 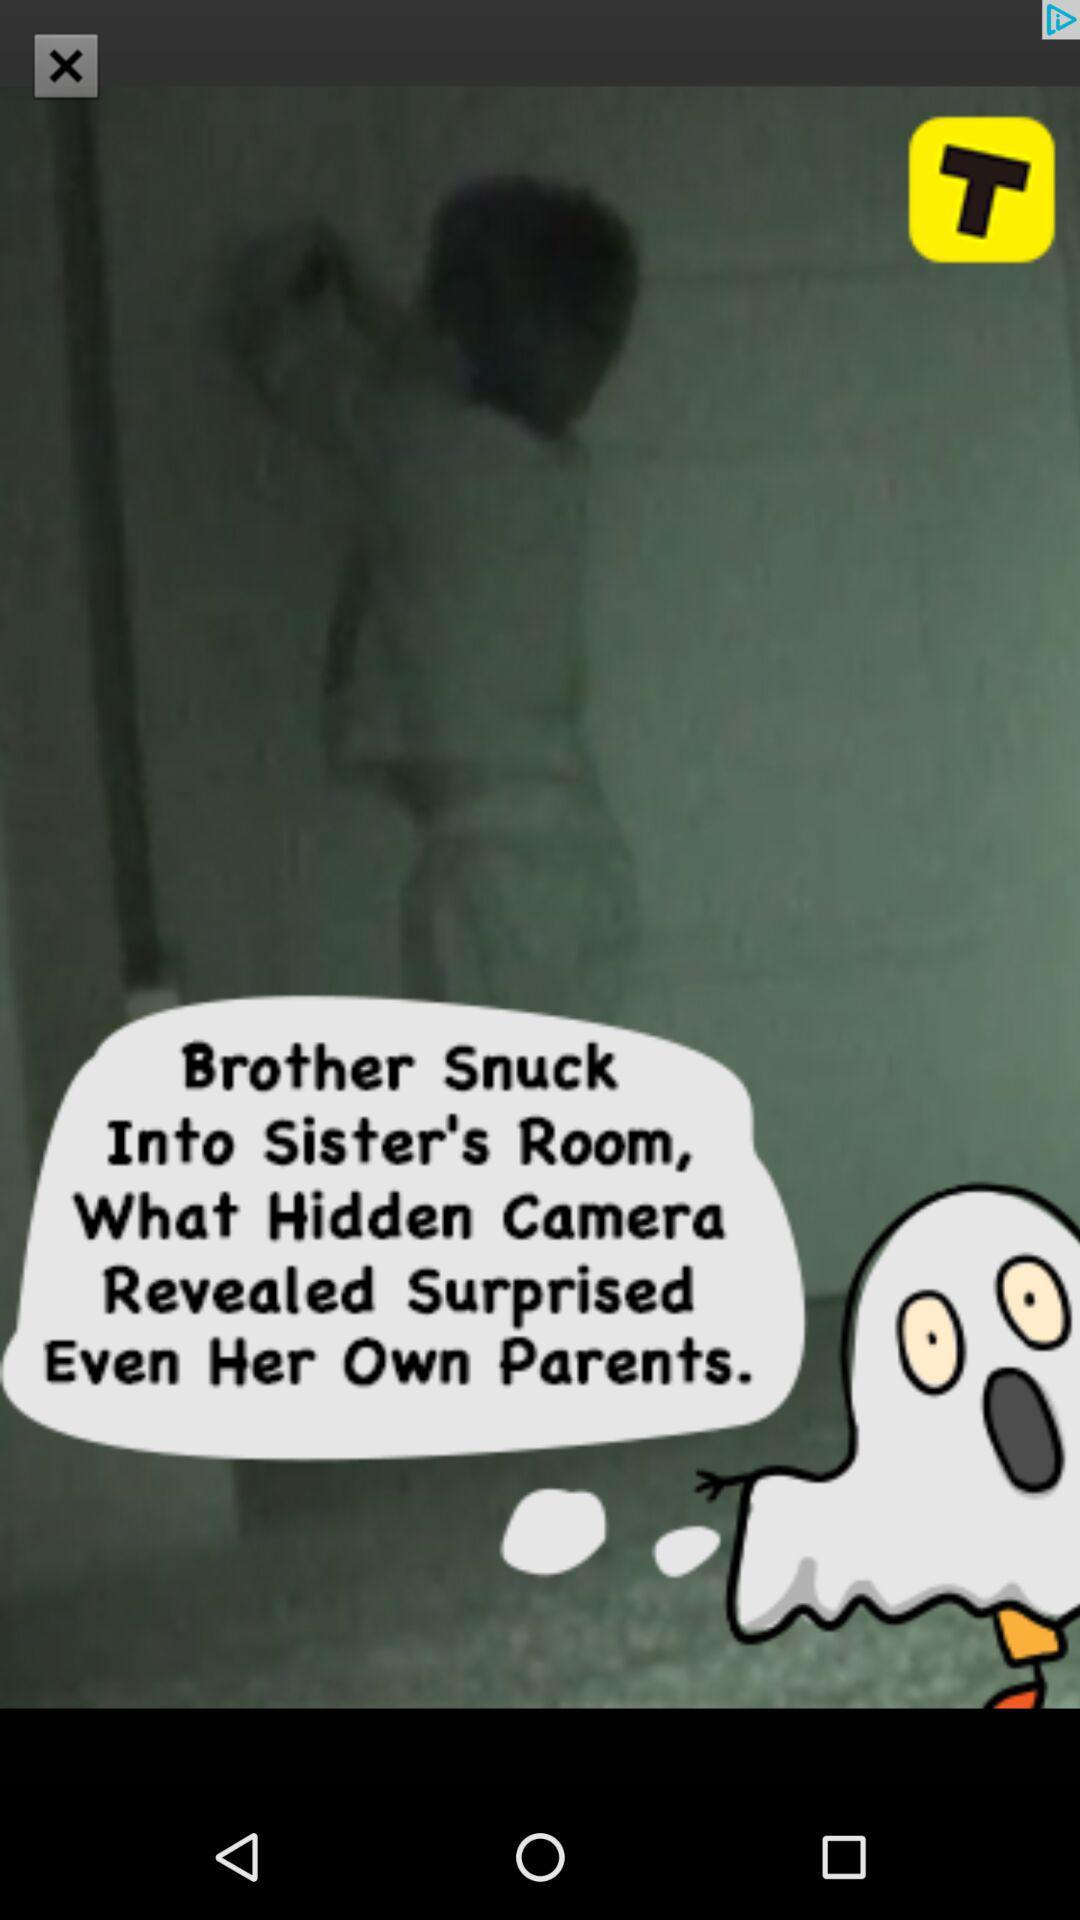 What do you see at coordinates (64, 70) in the screenshot?
I see `the close icon` at bounding box center [64, 70].